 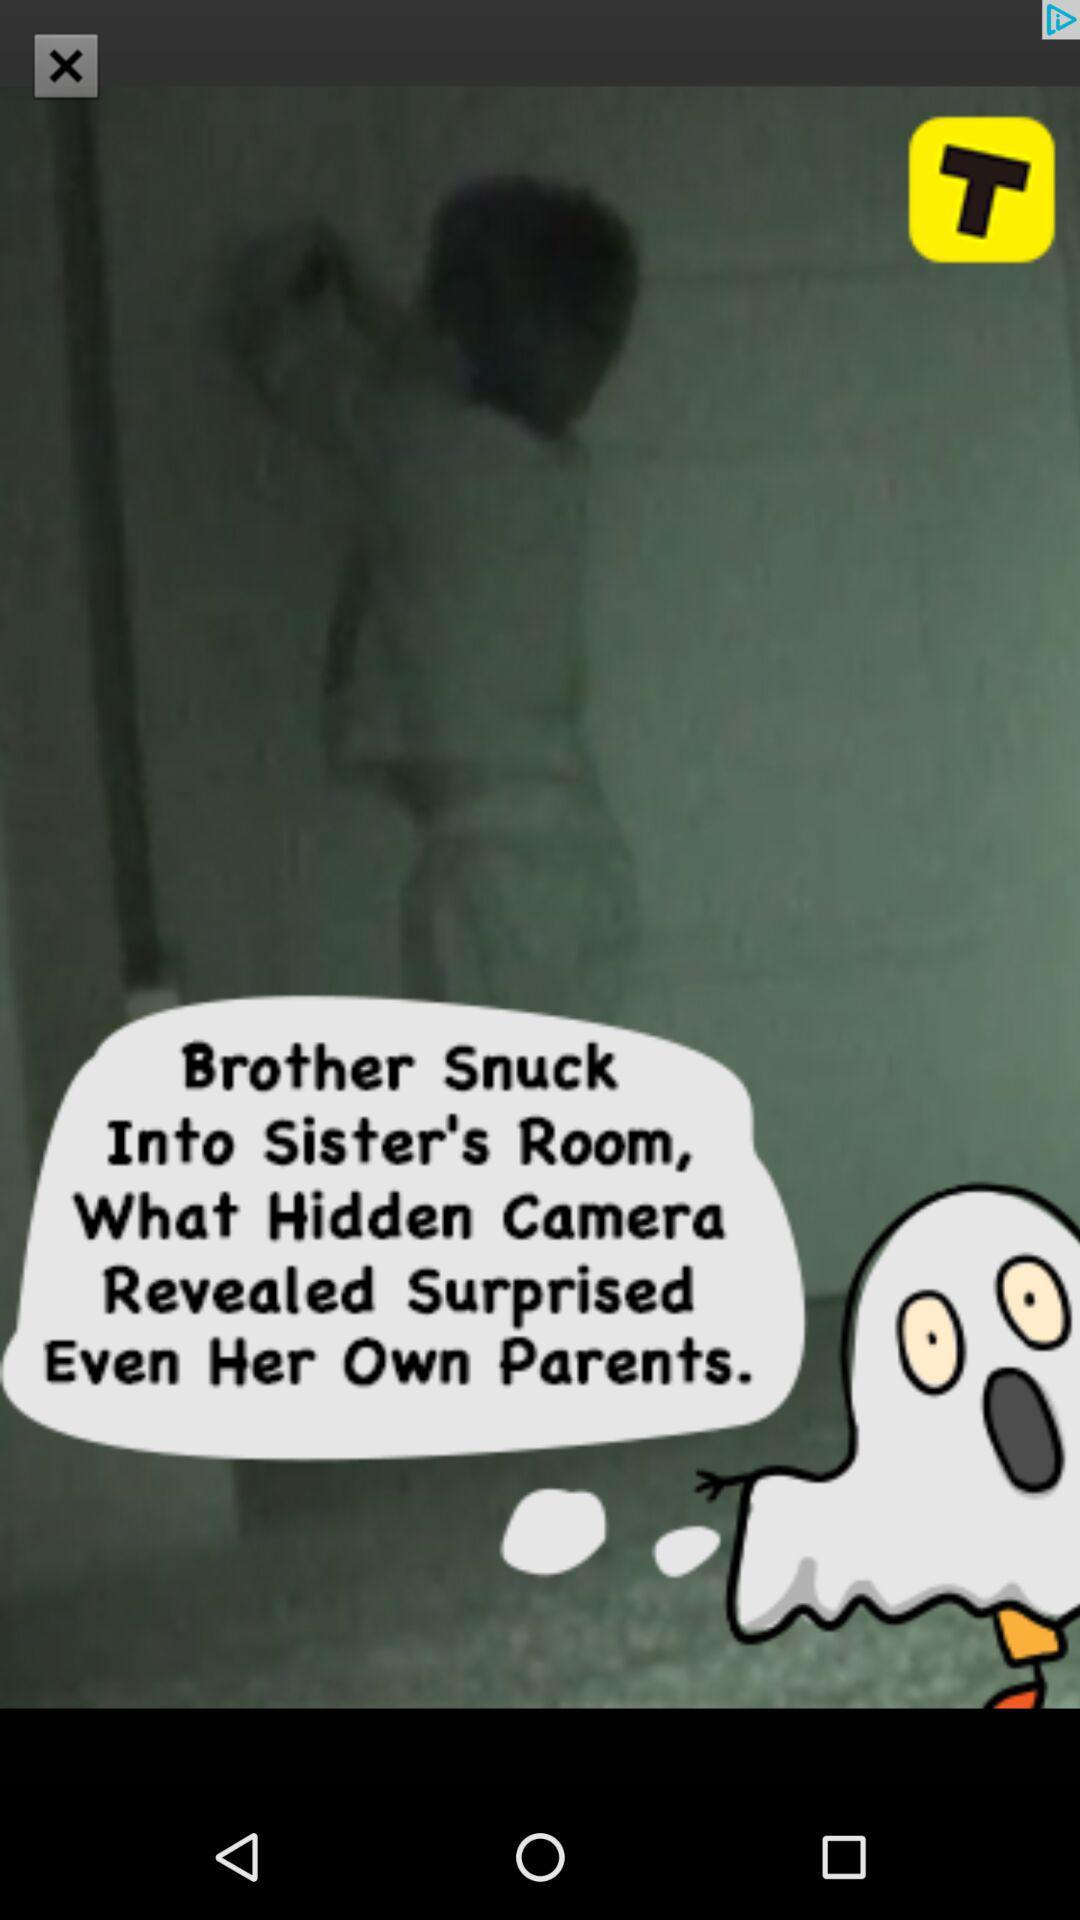 What do you see at coordinates (64, 70) in the screenshot?
I see `the close icon` at bounding box center [64, 70].